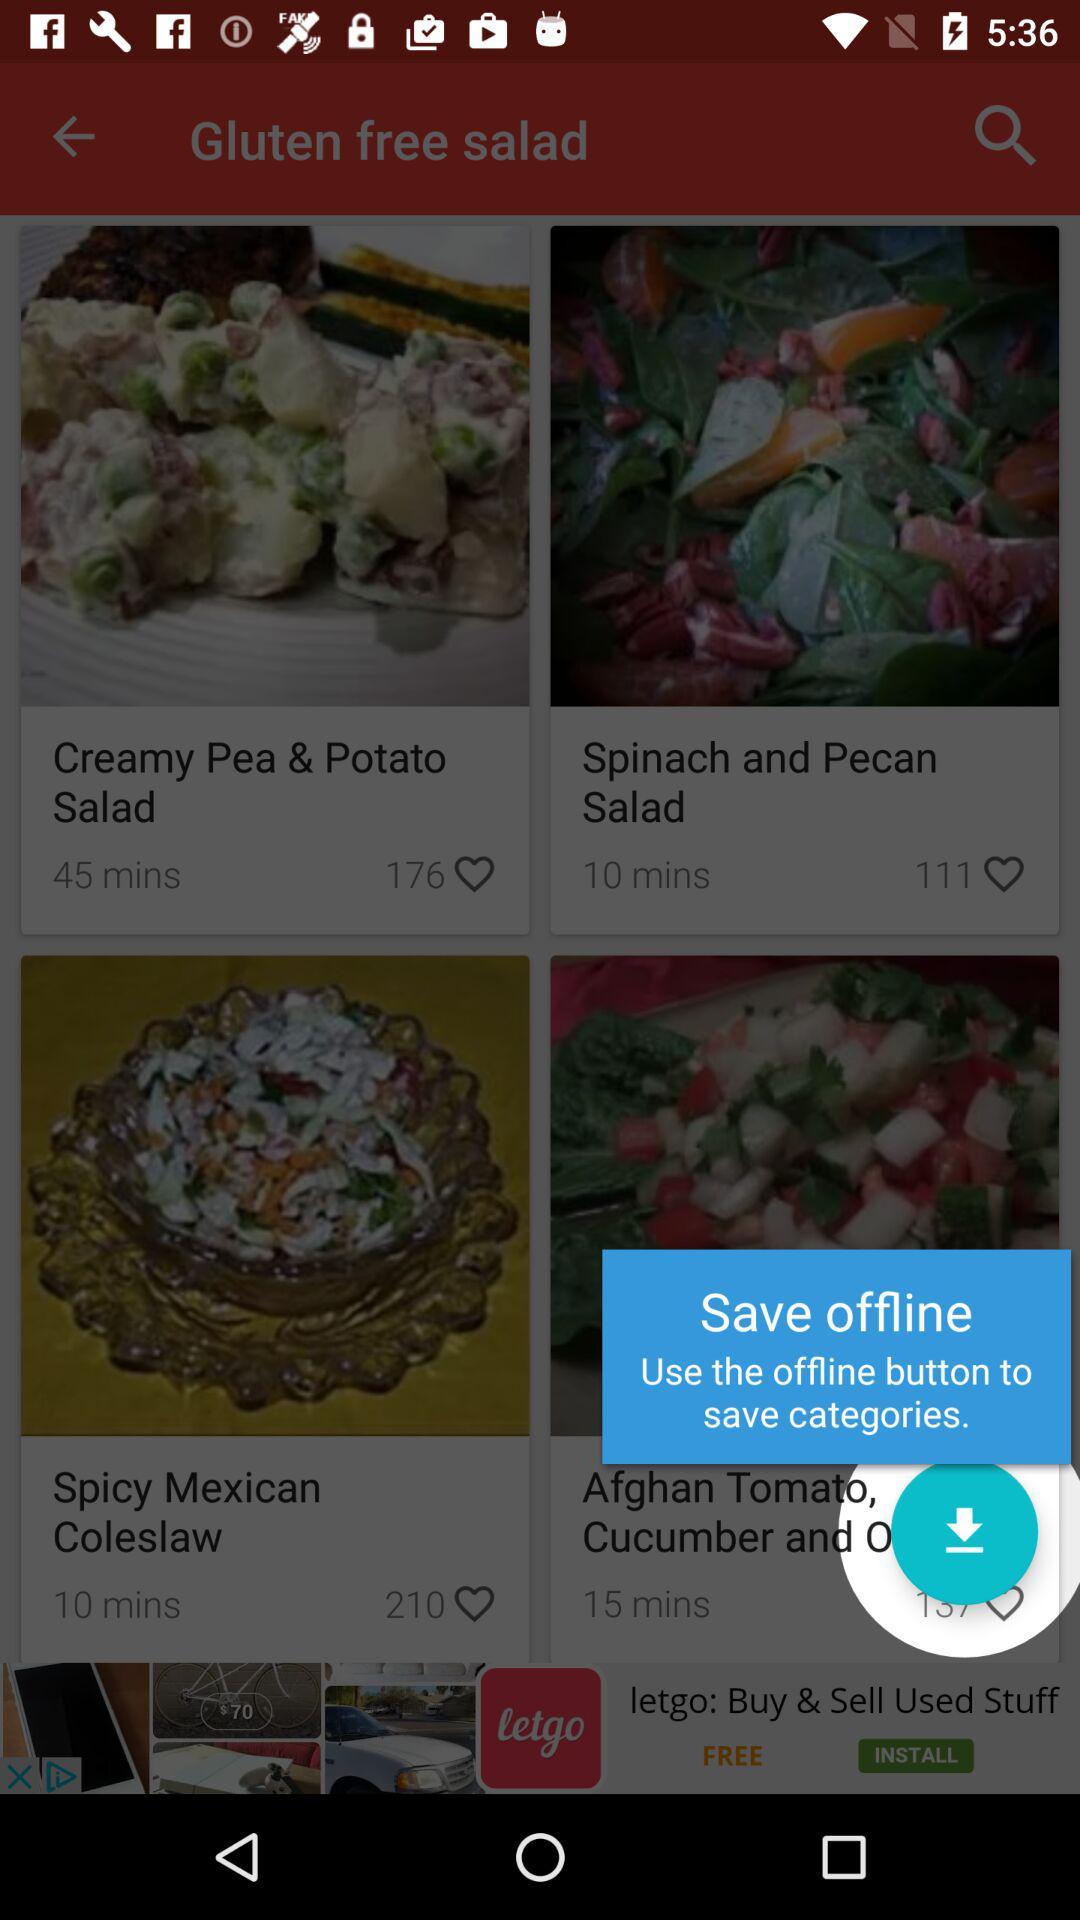  Describe the element at coordinates (1003, 1602) in the screenshot. I see `the heart symbol` at that location.